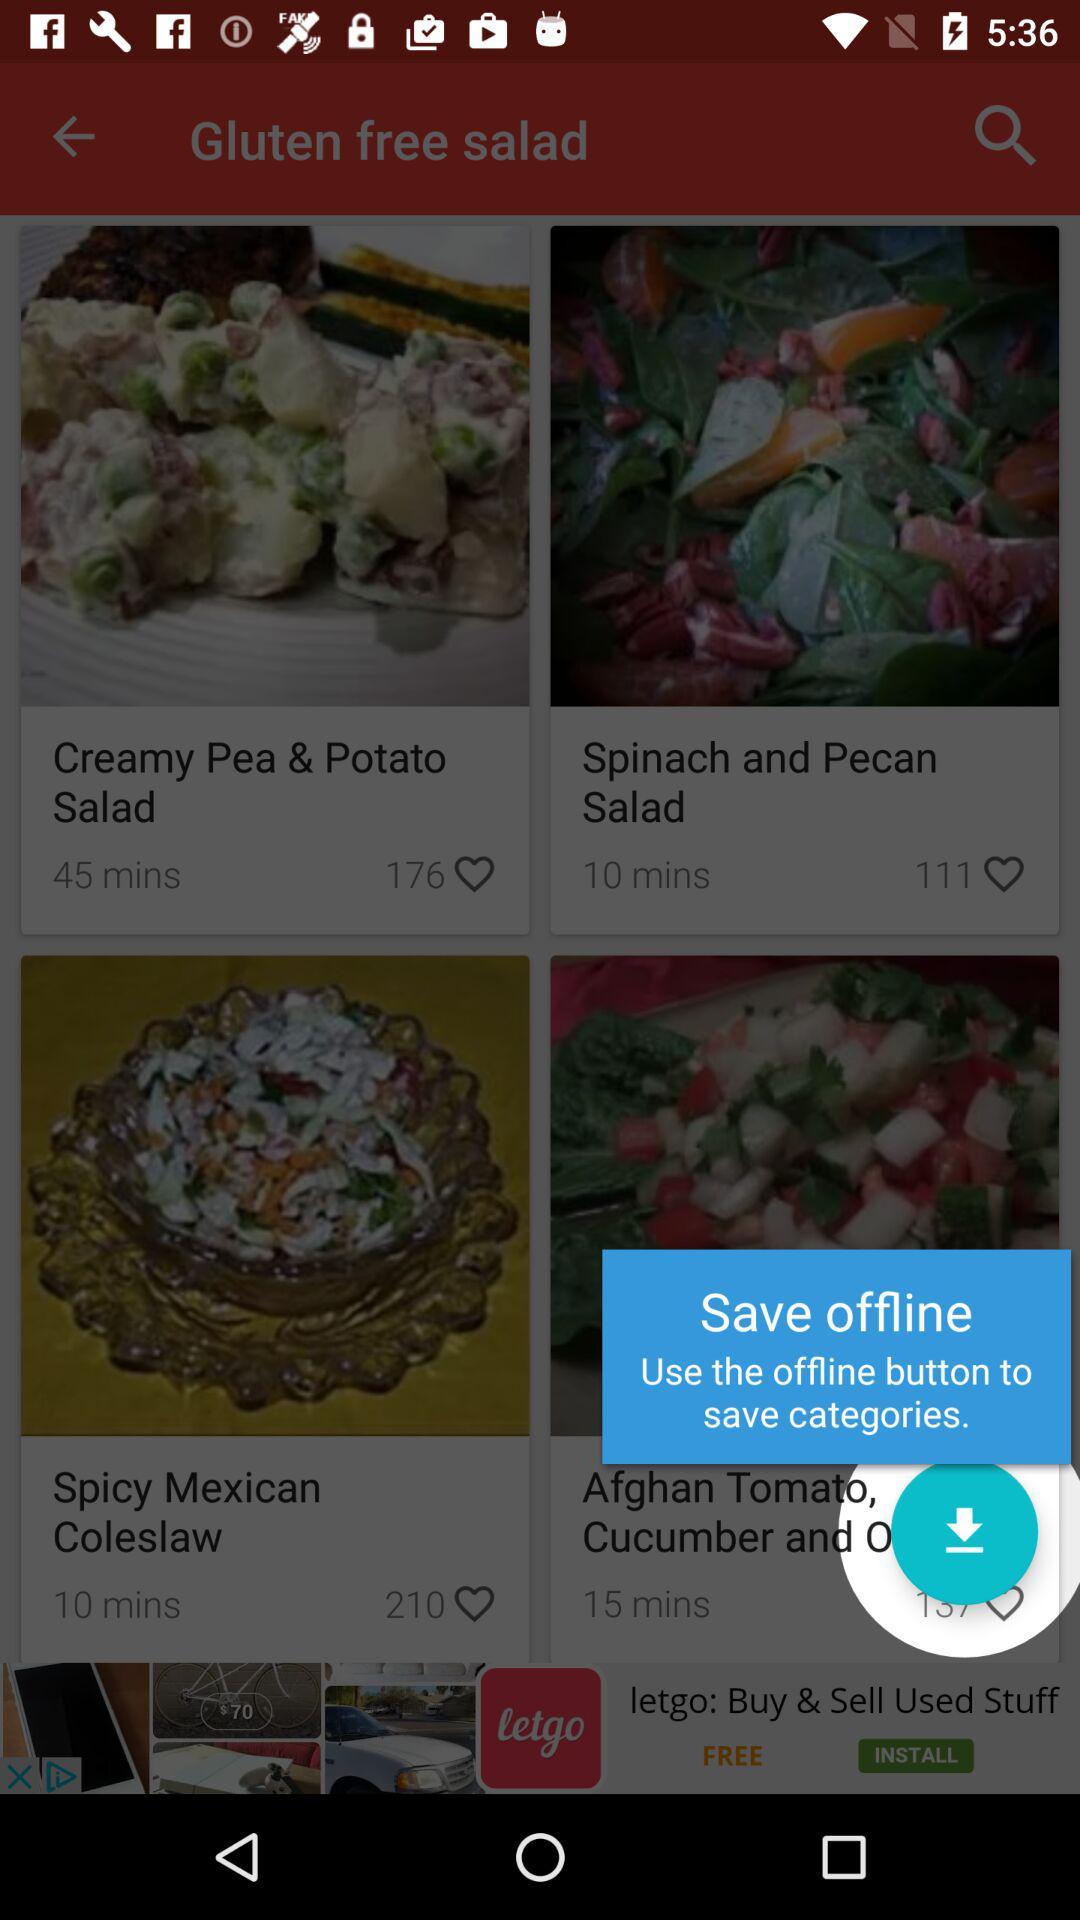  Describe the element at coordinates (1003, 1602) in the screenshot. I see `the heart symbol` at that location.